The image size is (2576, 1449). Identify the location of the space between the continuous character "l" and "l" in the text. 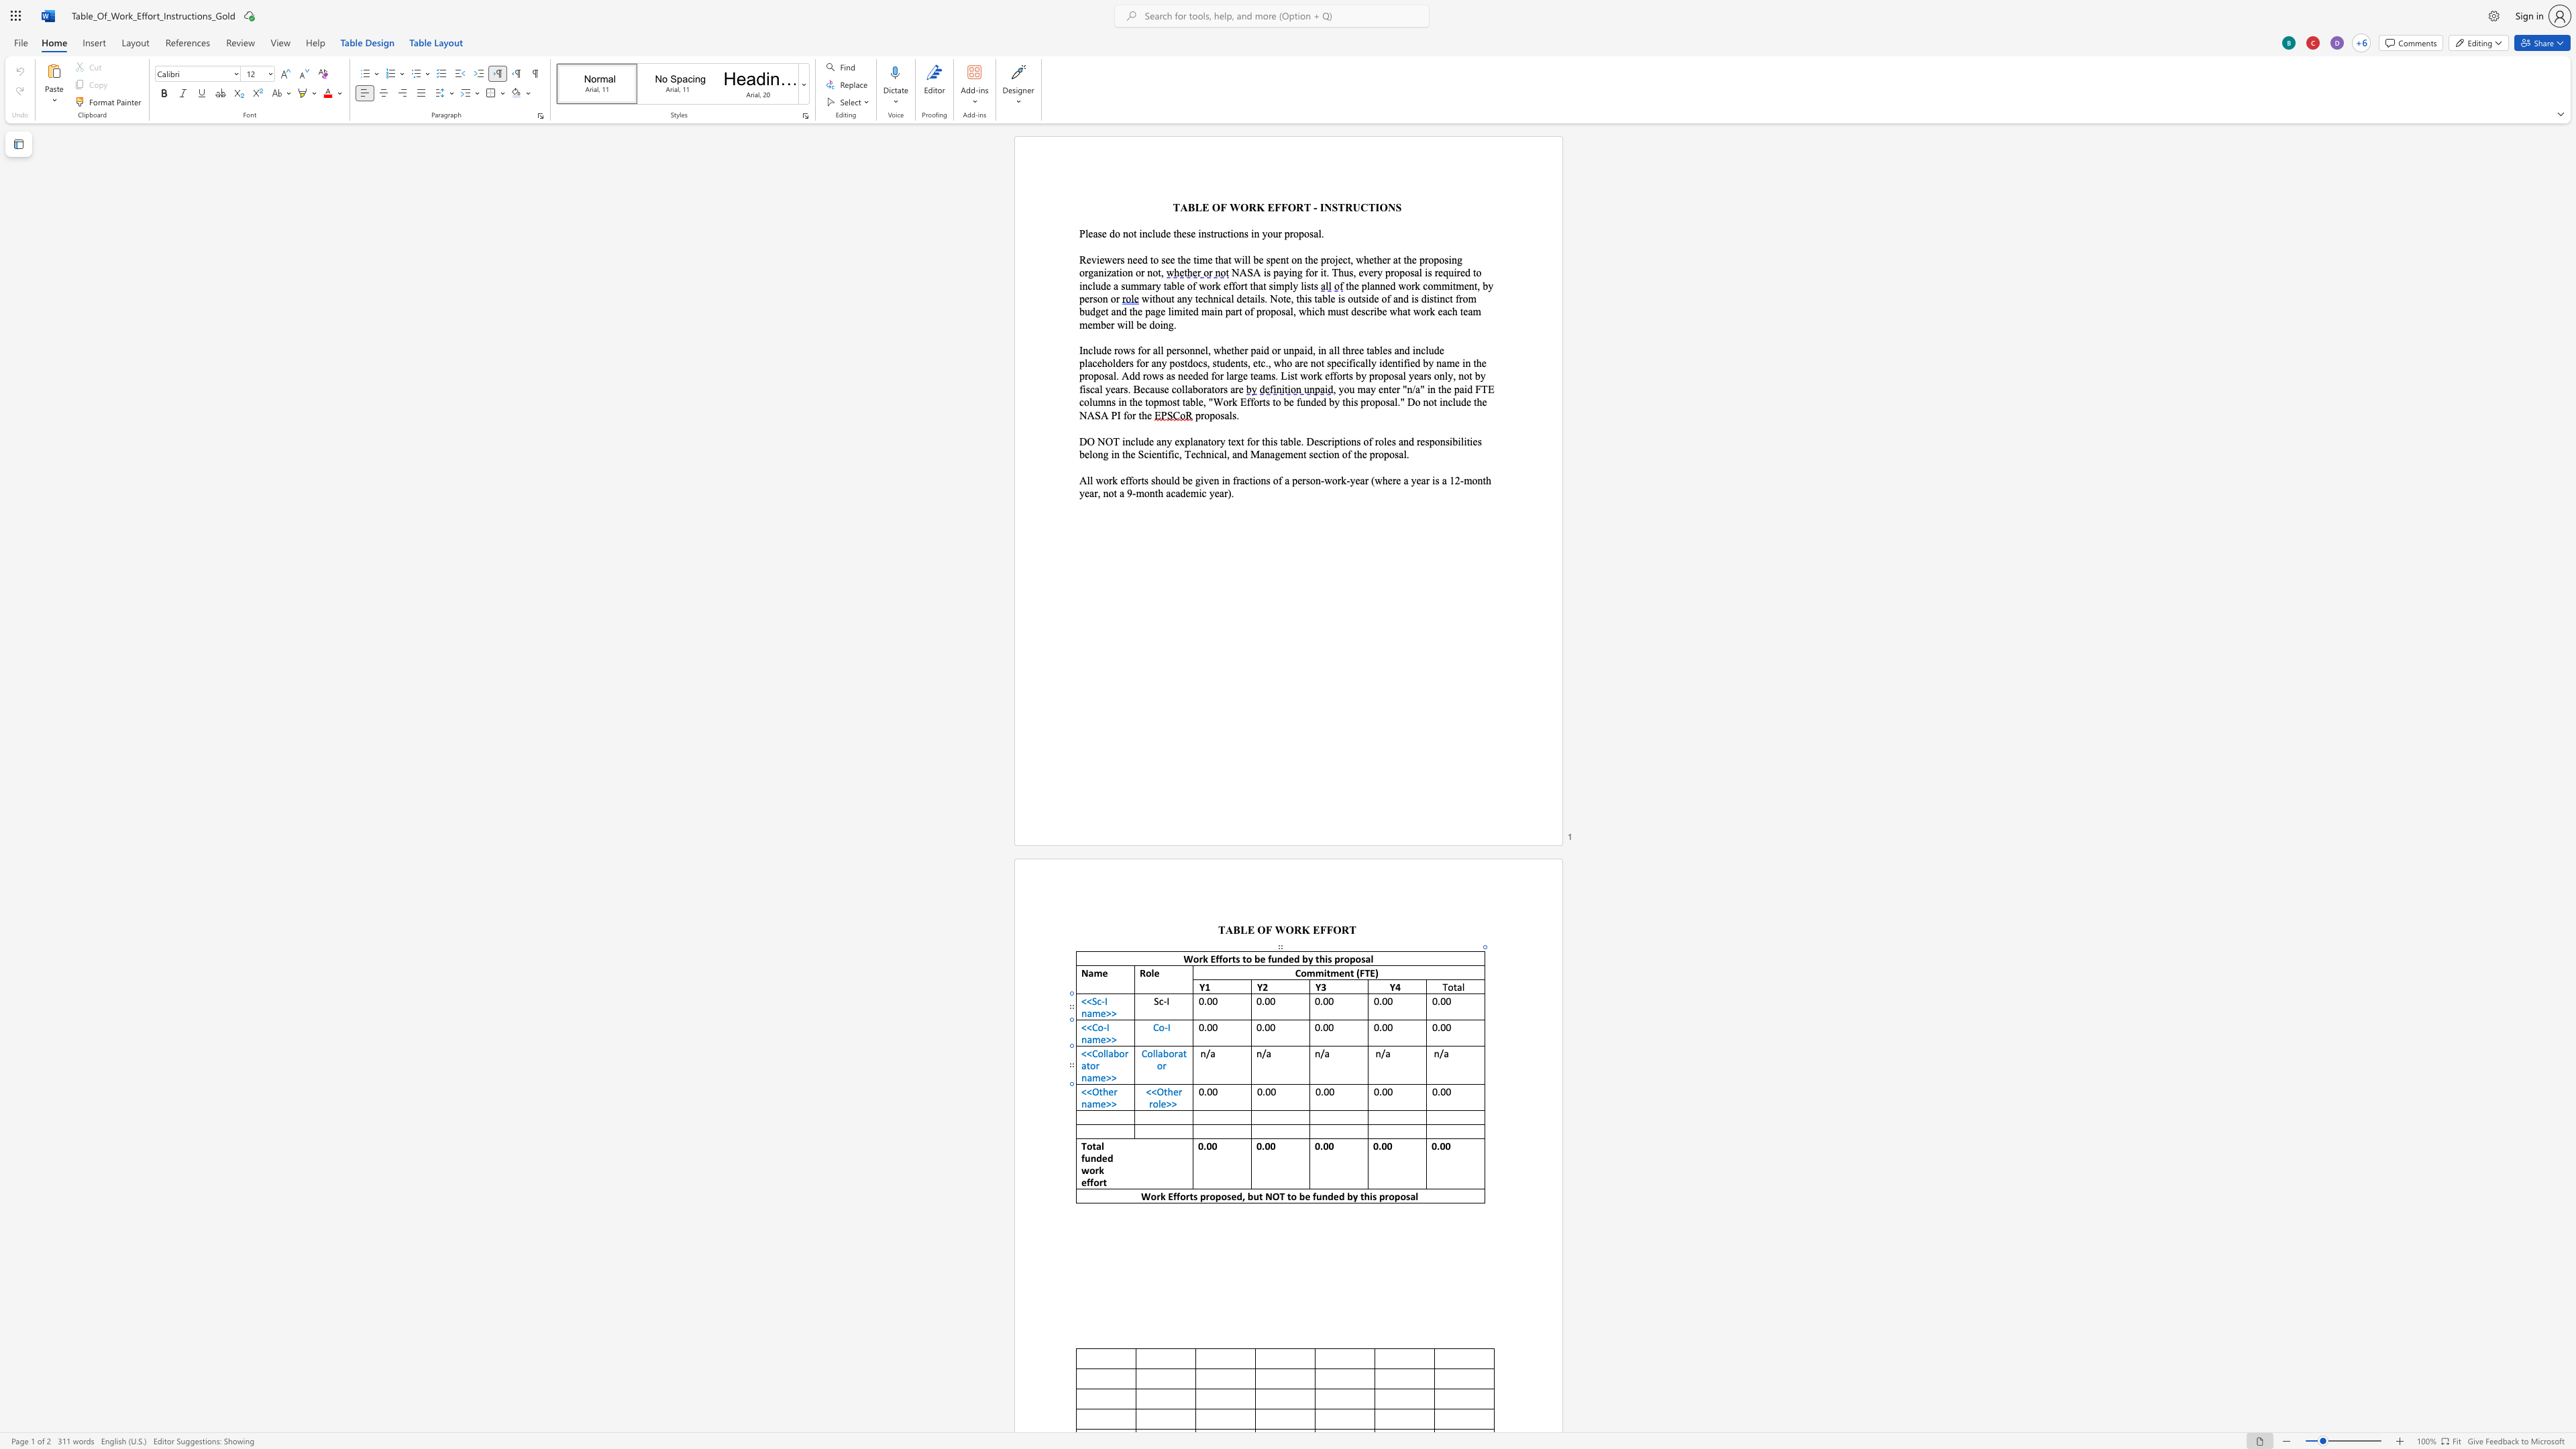
(1155, 1053).